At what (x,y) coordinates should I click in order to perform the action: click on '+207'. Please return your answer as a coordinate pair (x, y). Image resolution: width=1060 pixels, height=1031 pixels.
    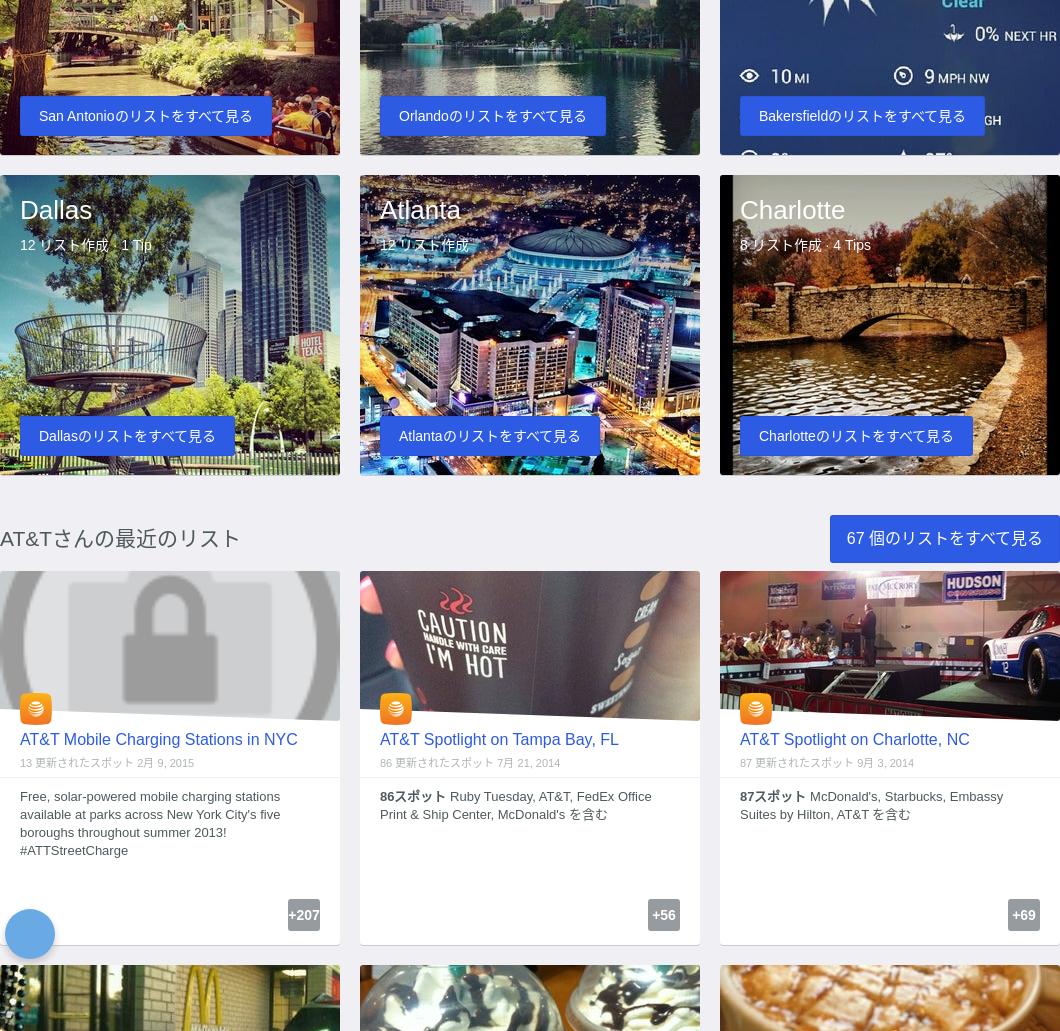
    Looking at the image, I should click on (303, 913).